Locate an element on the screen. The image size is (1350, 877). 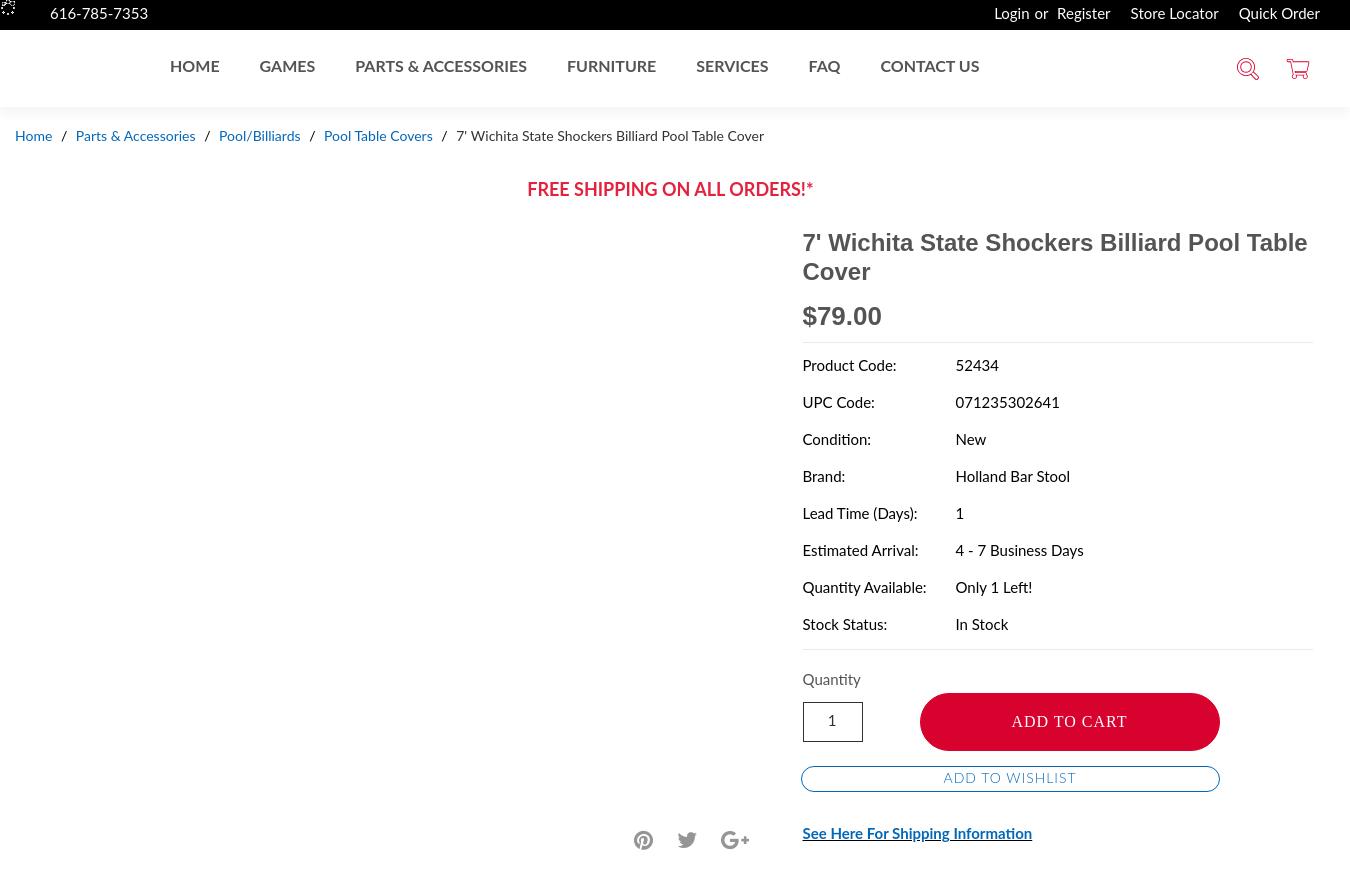
'616-785-7353' is located at coordinates (48, 13).